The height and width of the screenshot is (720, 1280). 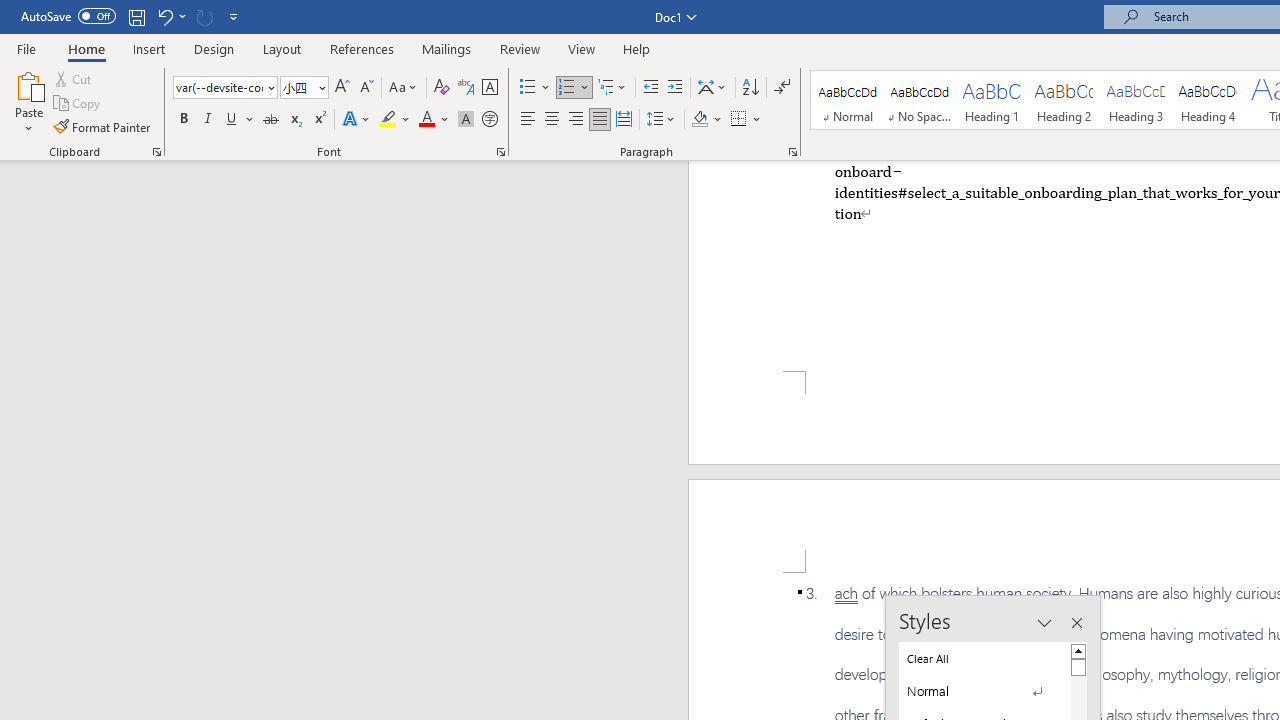 What do you see at coordinates (984, 658) in the screenshot?
I see `'Clear All'` at bounding box center [984, 658].